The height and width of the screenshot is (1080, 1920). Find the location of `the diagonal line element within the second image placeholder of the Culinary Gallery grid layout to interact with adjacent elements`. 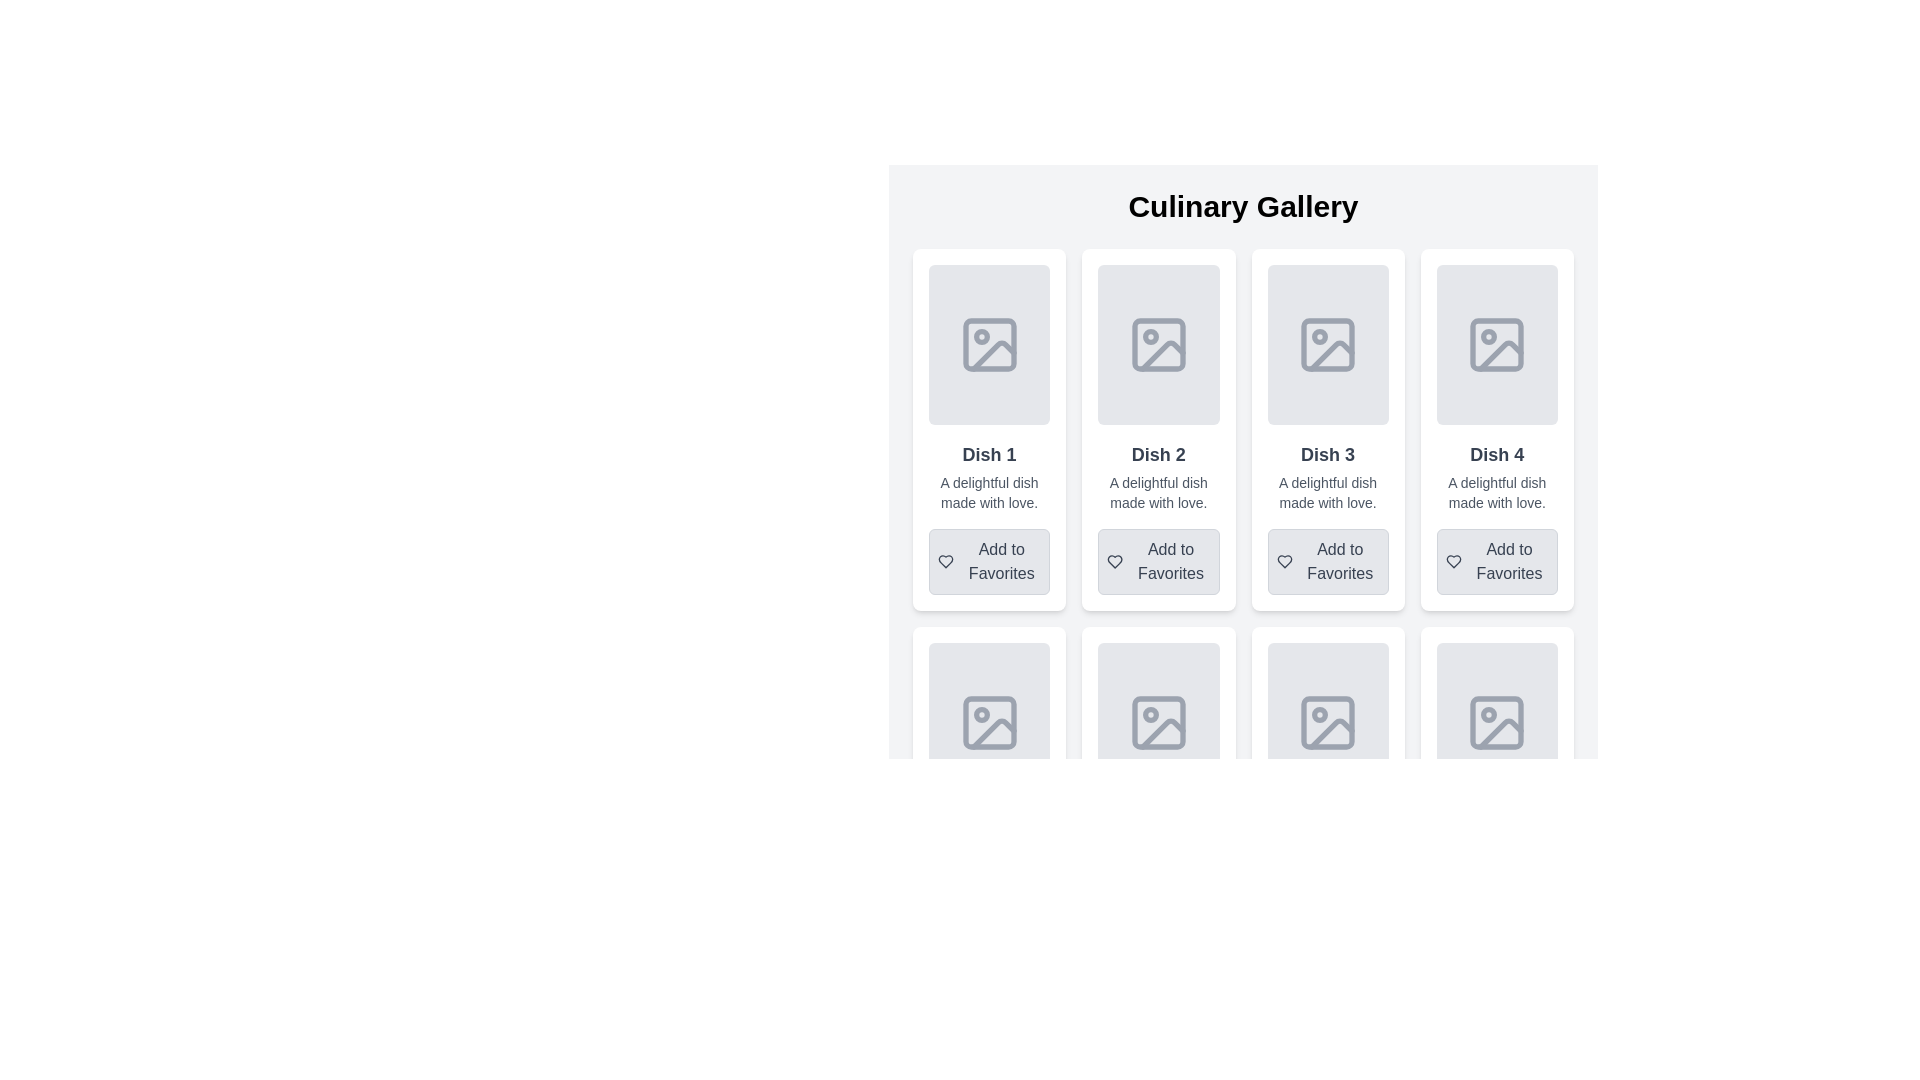

the diagonal line element within the second image placeholder of the Culinary Gallery grid layout to interact with adjacent elements is located at coordinates (1162, 355).